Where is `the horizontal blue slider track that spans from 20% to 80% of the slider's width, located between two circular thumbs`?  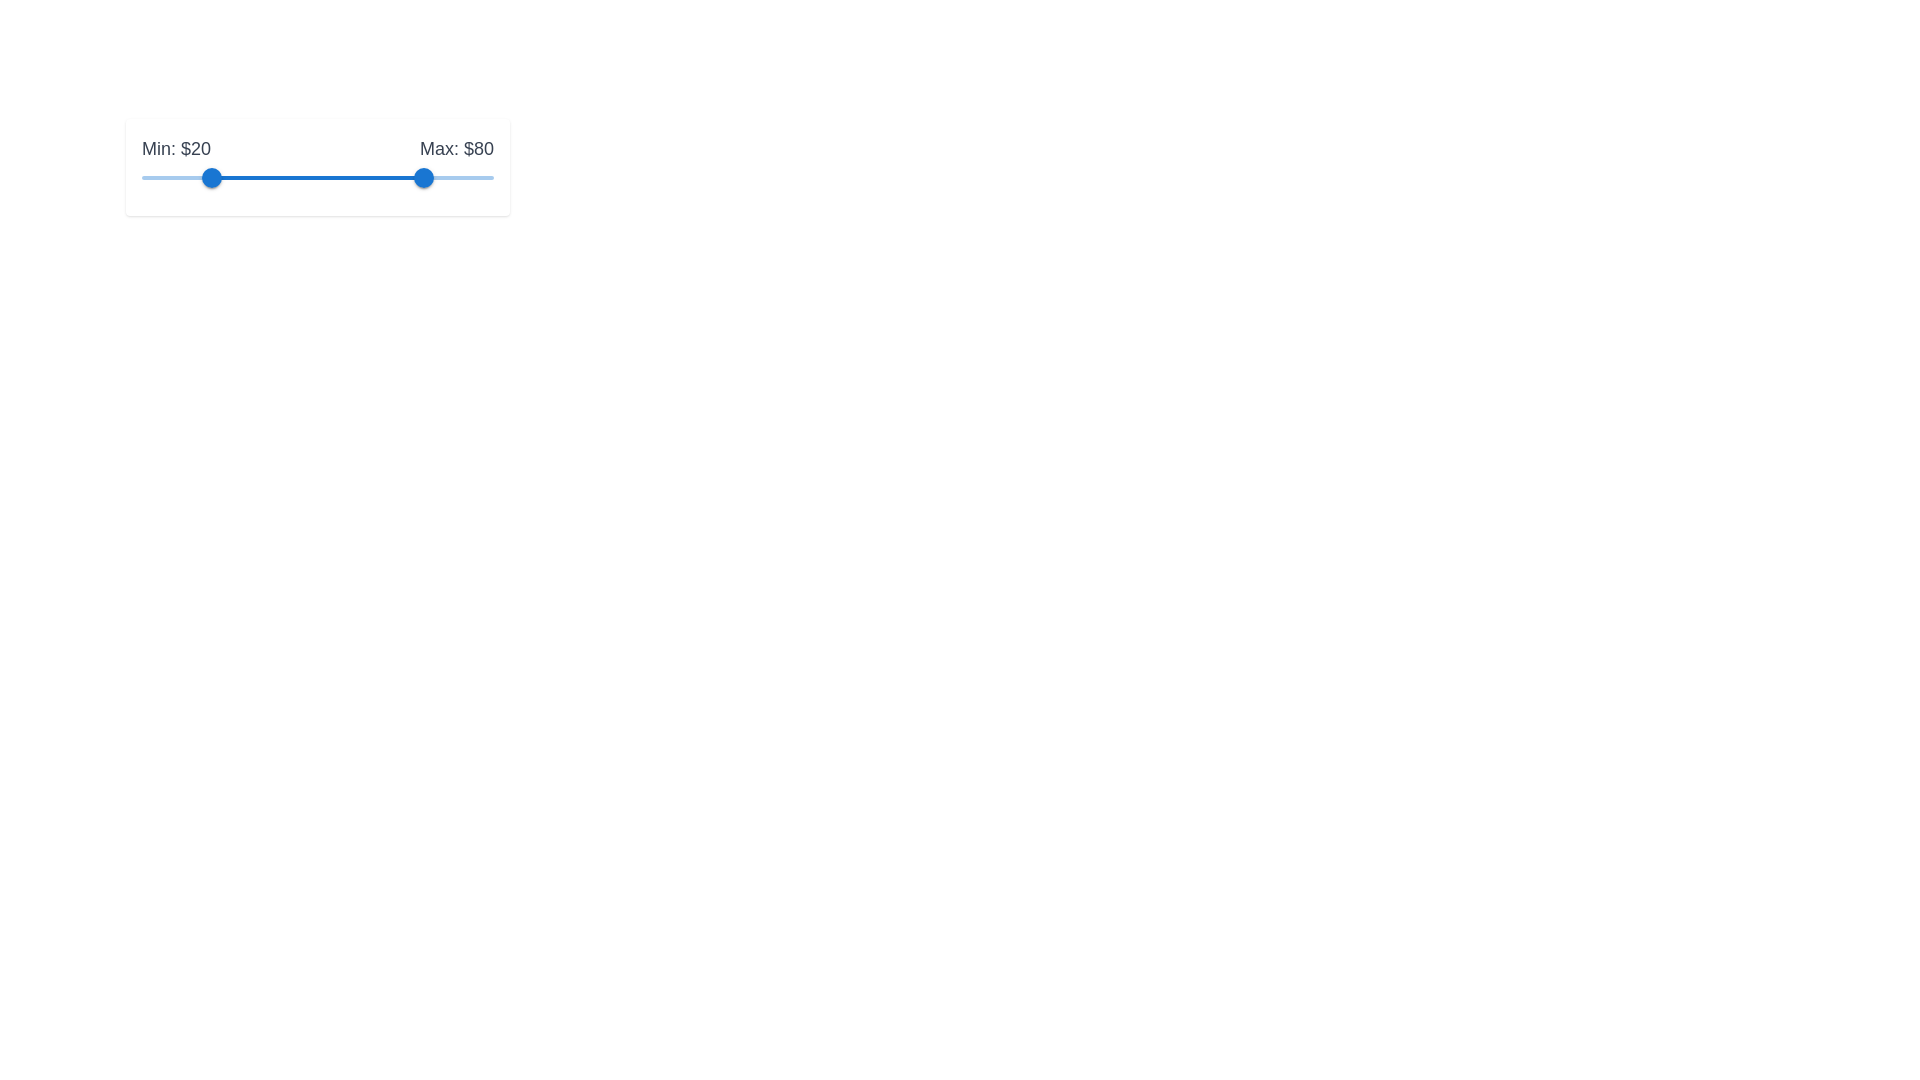
the horizontal blue slider track that spans from 20% to 80% of the slider's width, located between two circular thumbs is located at coordinates (316, 176).